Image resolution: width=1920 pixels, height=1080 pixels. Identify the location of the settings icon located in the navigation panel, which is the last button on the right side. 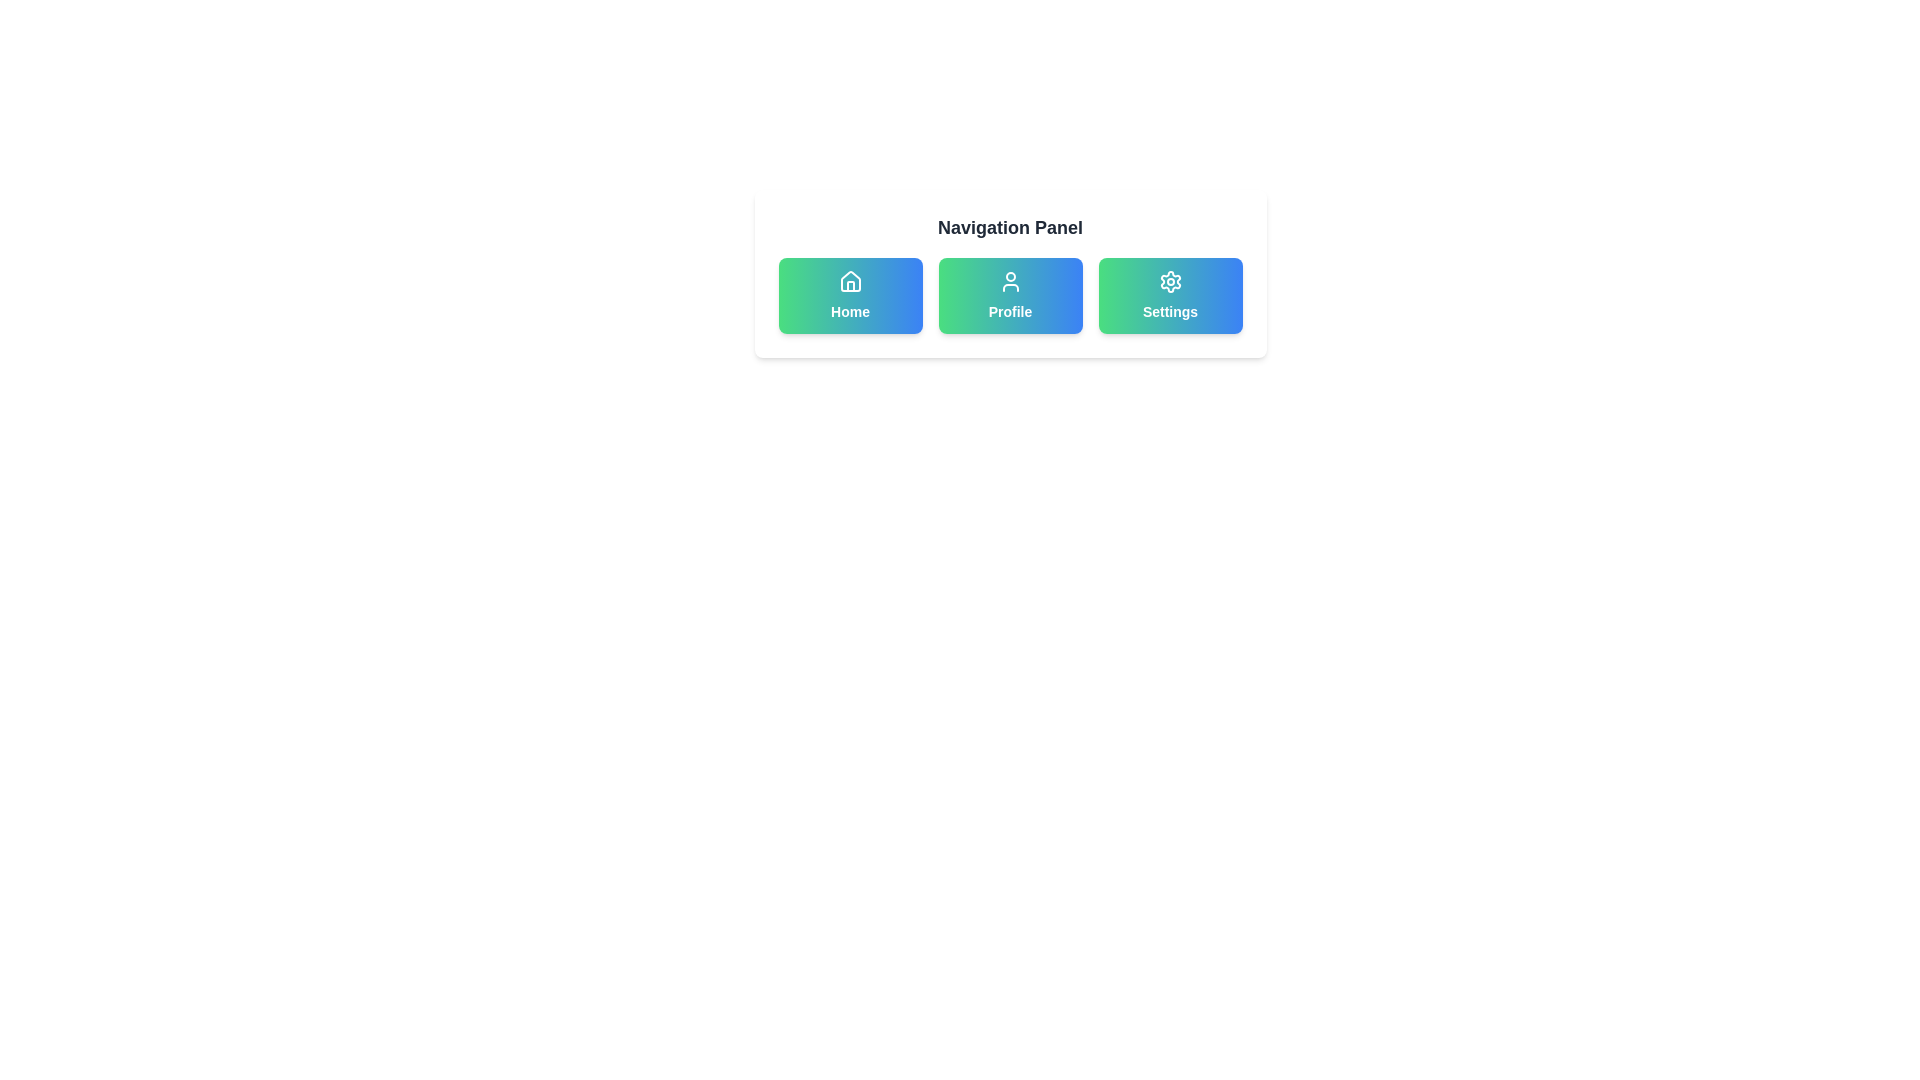
(1170, 281).